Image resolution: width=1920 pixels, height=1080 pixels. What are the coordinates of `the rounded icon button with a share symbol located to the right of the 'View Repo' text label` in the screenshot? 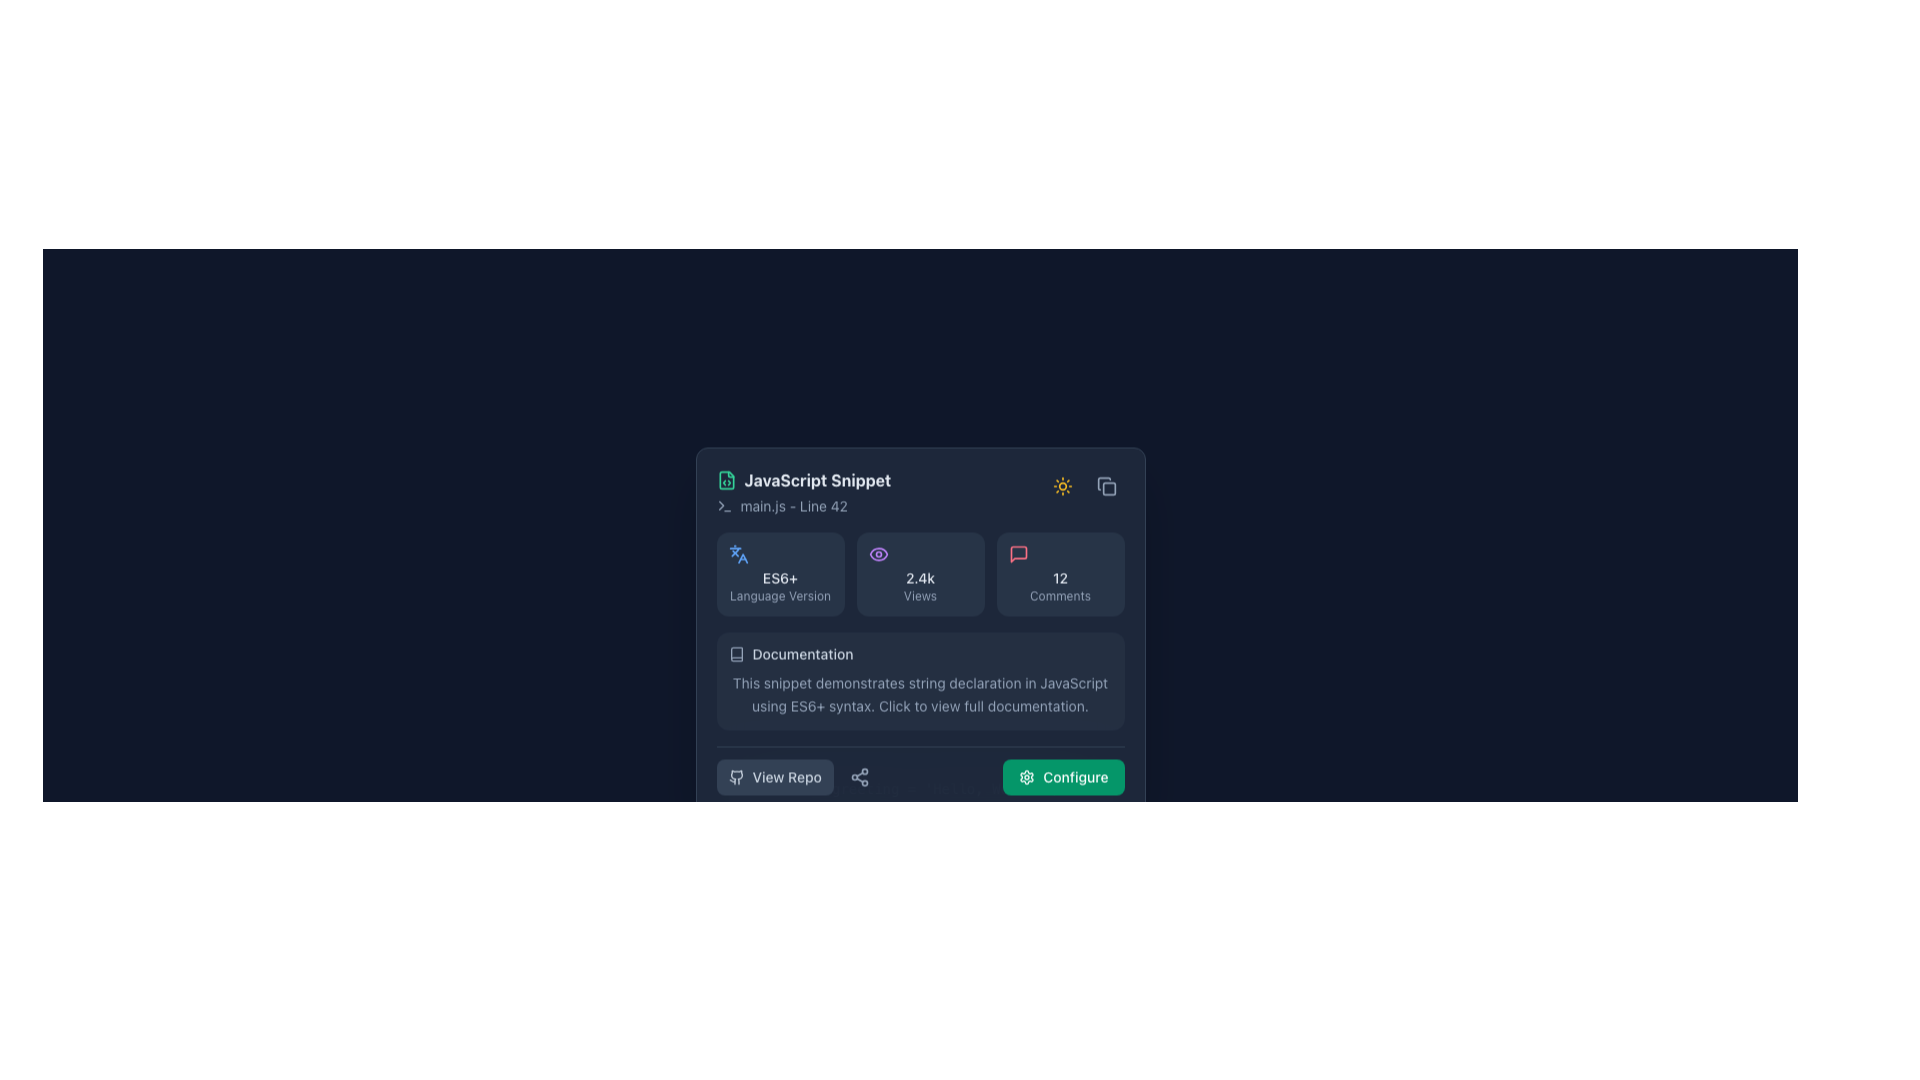 It's located at (859, 775).